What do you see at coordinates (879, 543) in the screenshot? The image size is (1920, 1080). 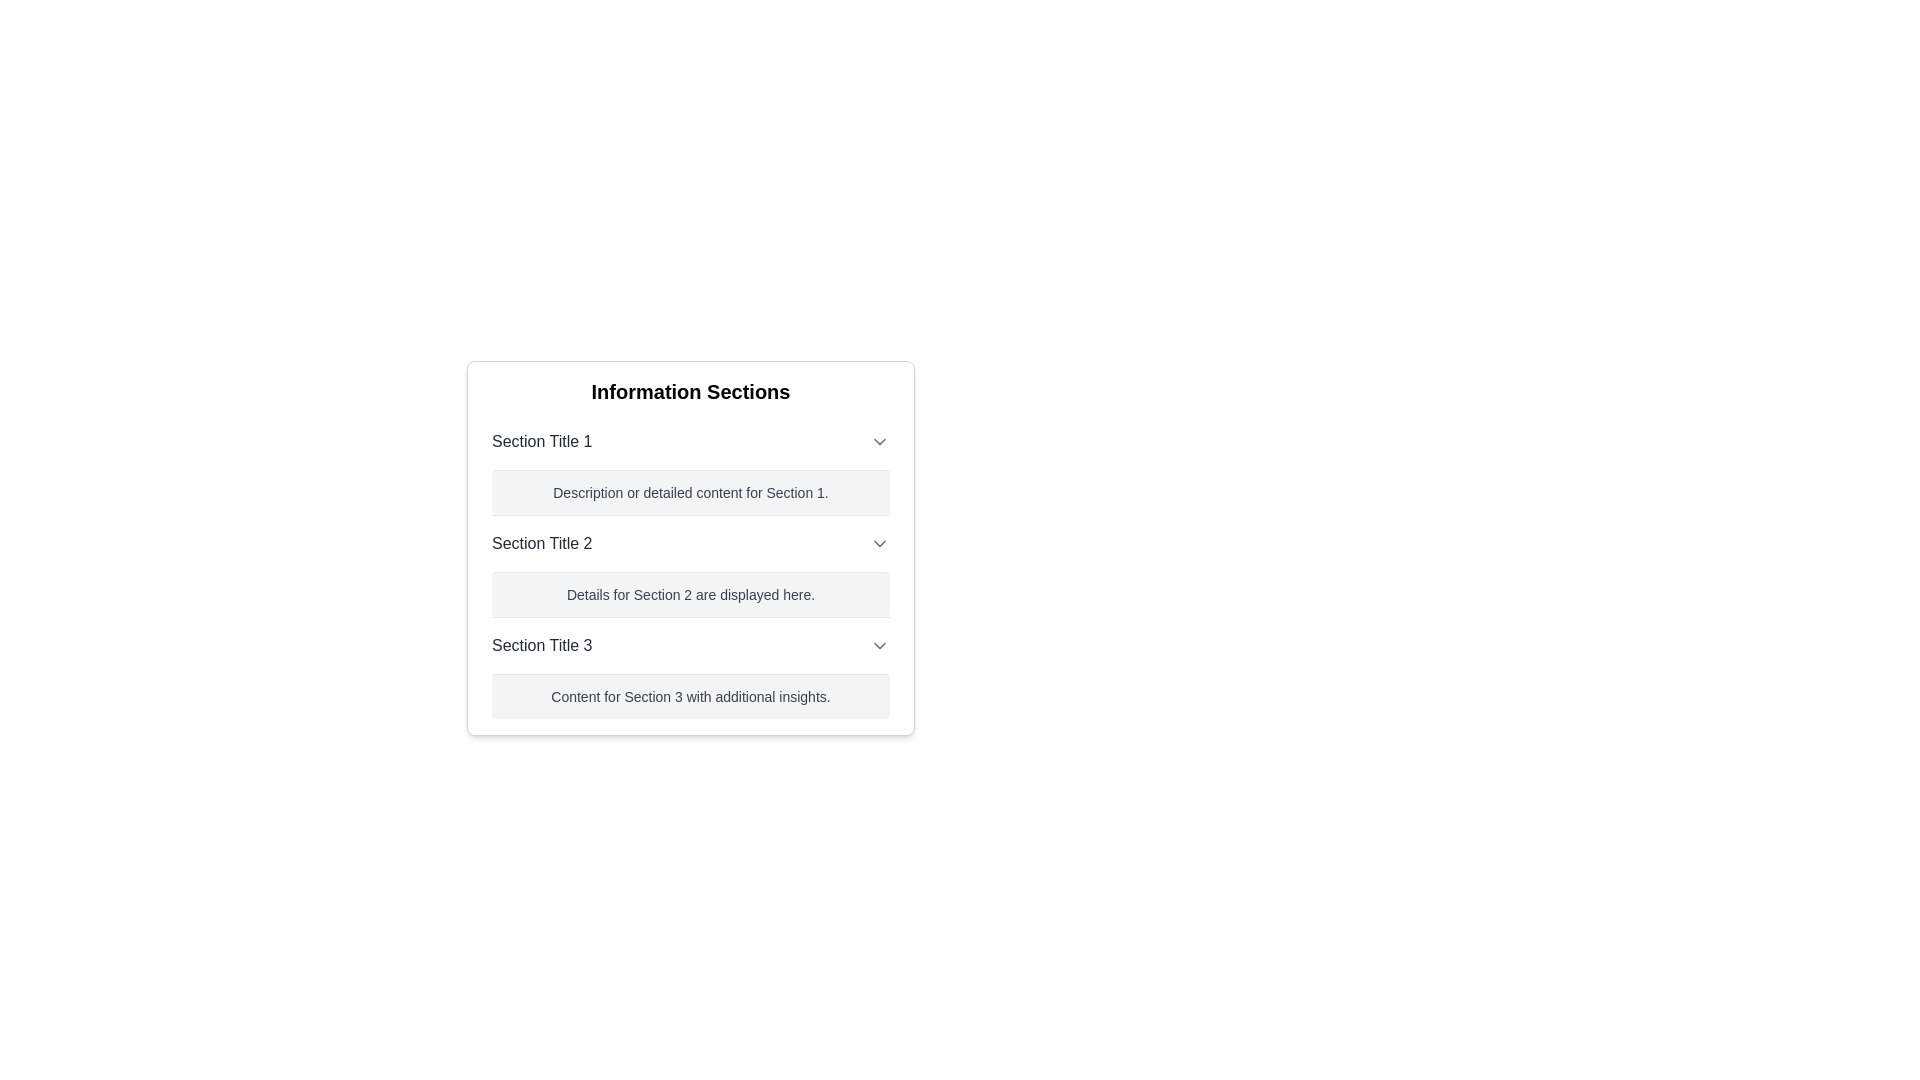 I see `the Icon Button located at the far-right end of the header for 'Section Title 2'` at bounding box center [879, 543].